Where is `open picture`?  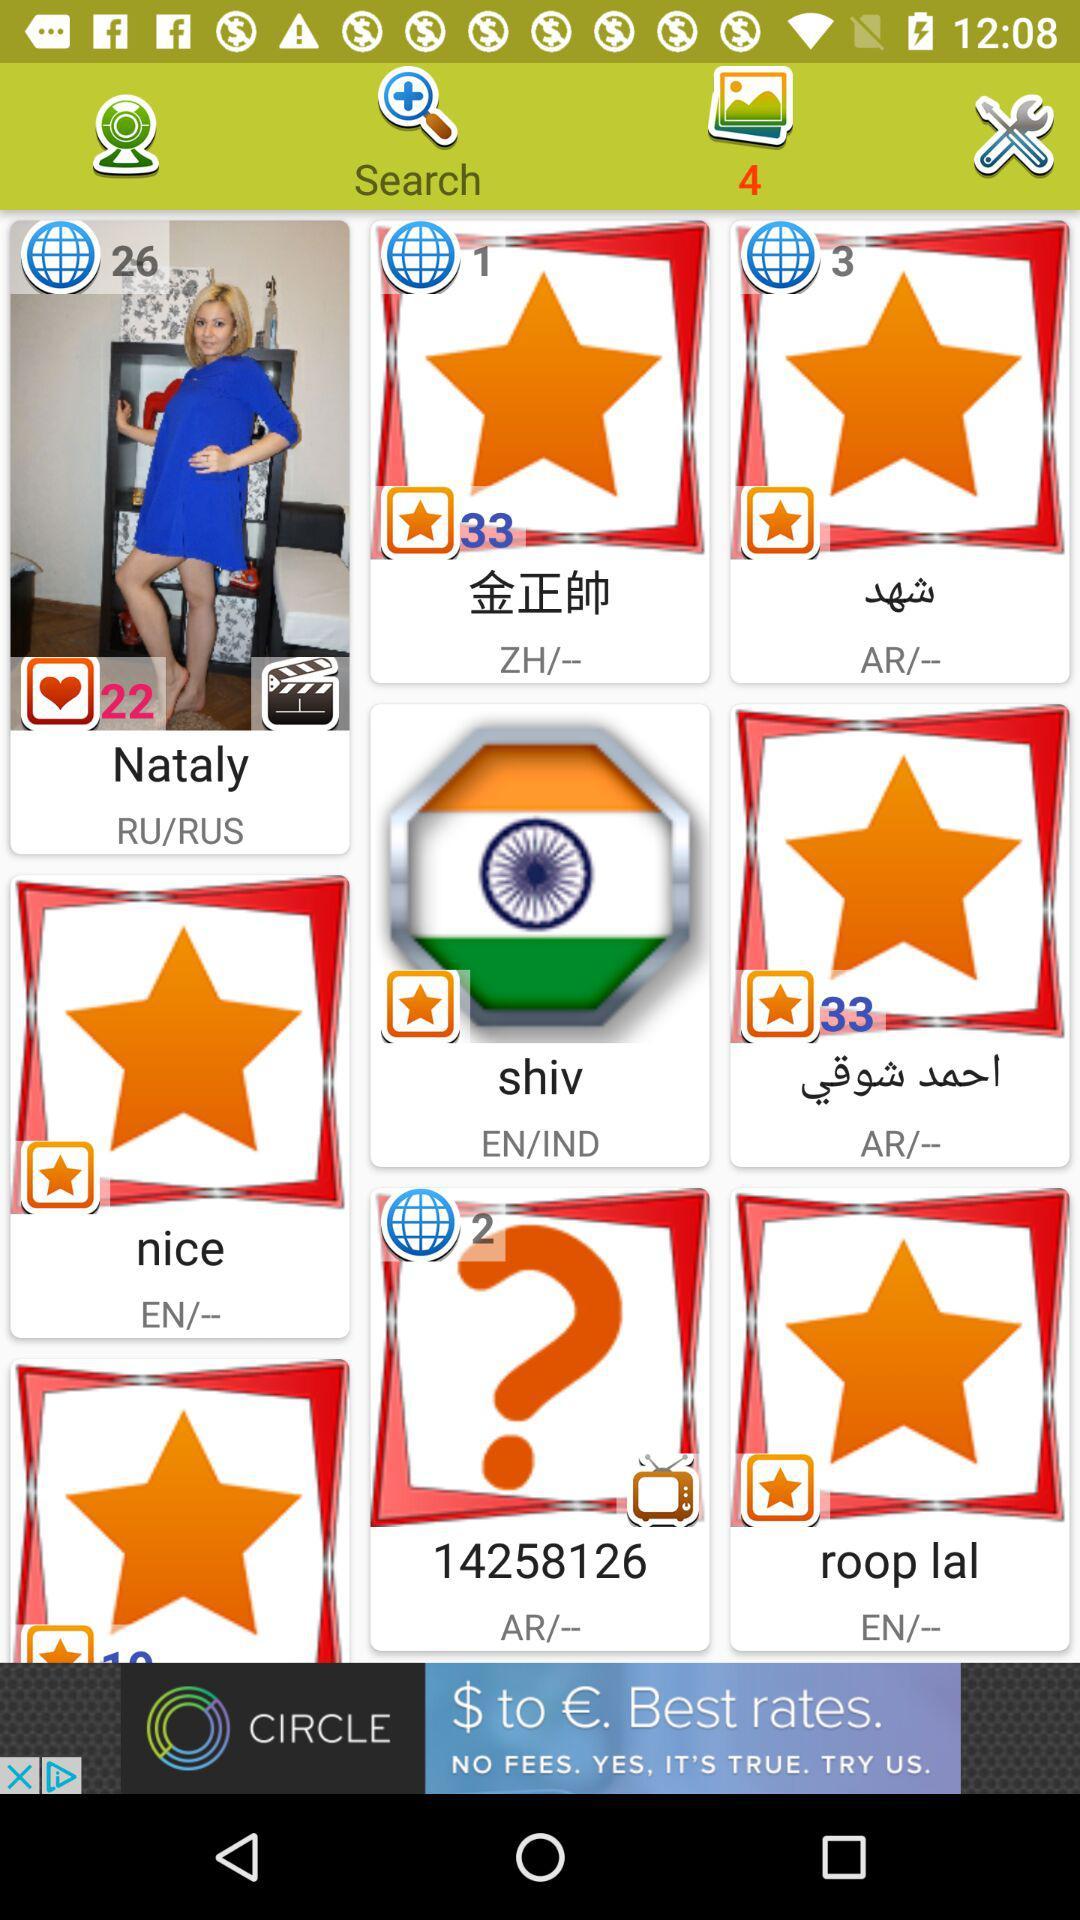 open picture is located at coordinates (898, 873).